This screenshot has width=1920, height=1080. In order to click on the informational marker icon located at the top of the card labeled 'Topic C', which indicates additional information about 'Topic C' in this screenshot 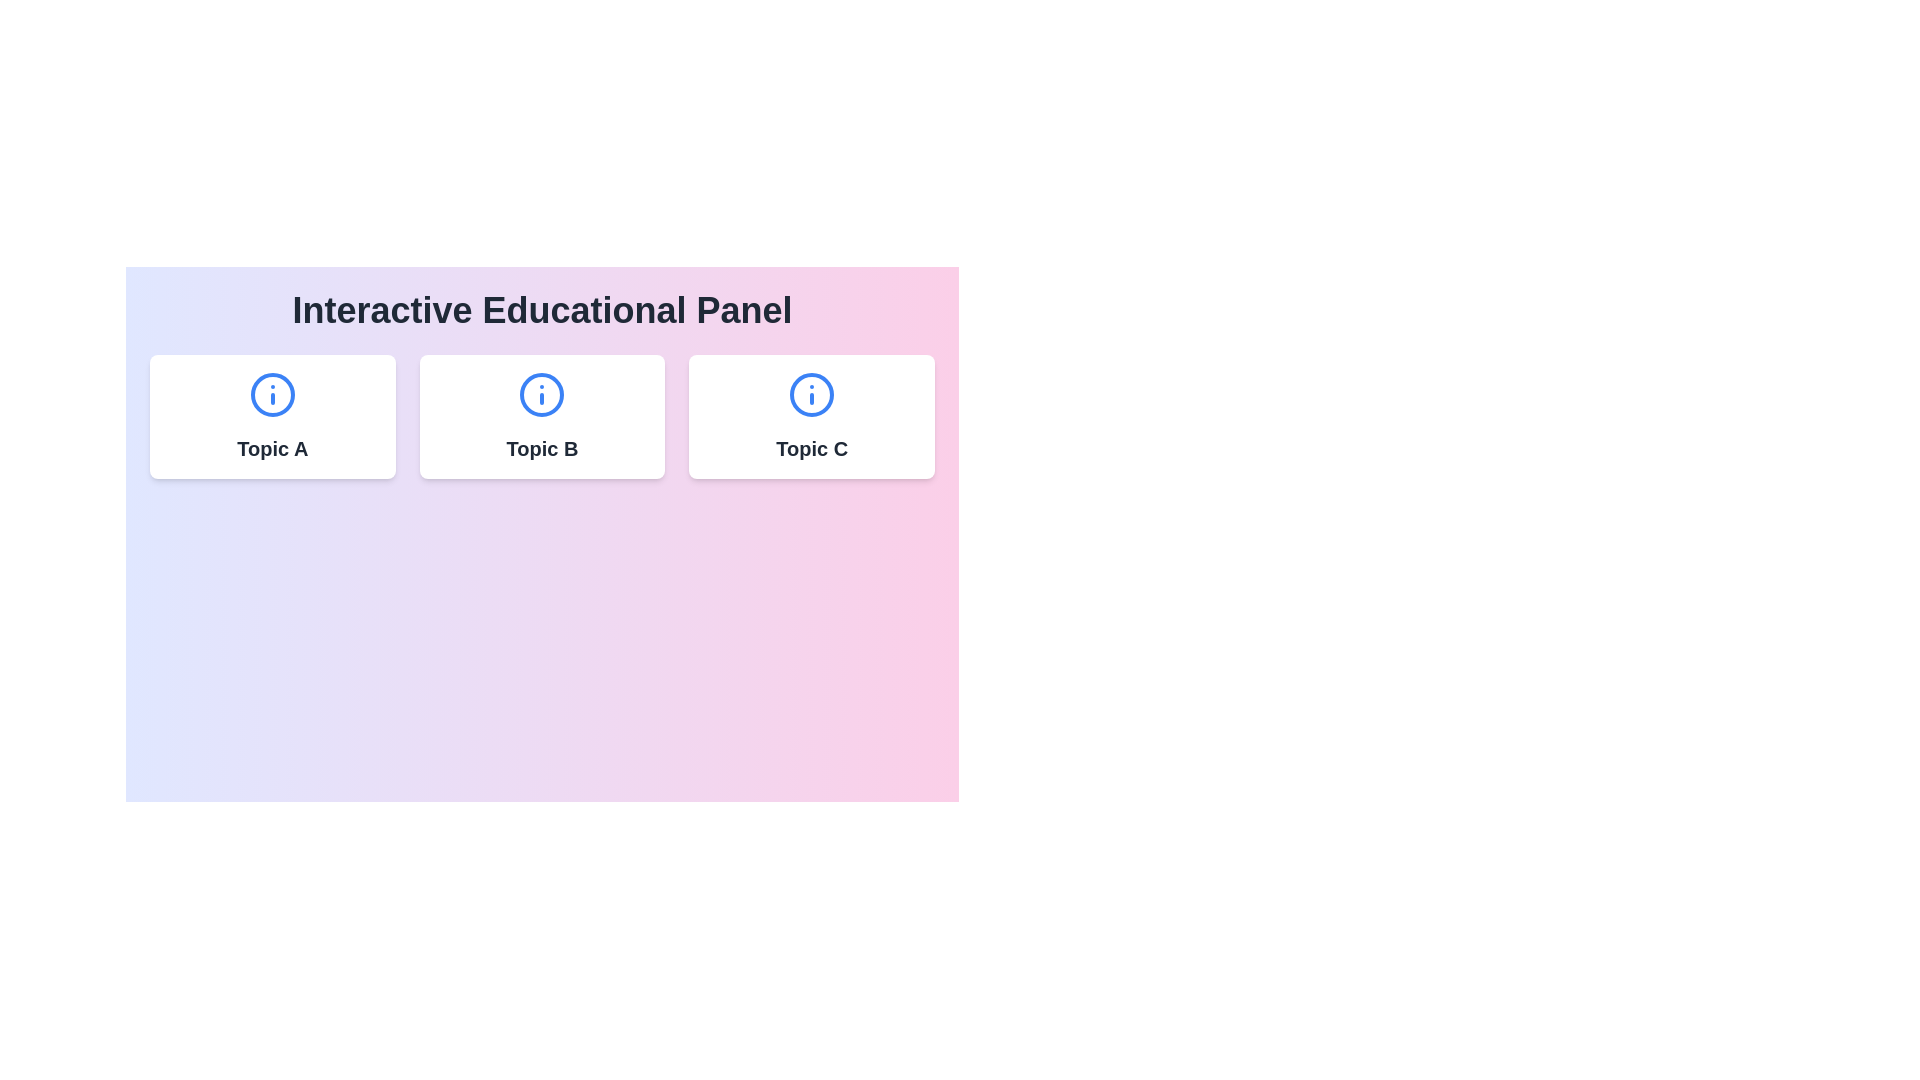, I will do `click(812, 394)`.